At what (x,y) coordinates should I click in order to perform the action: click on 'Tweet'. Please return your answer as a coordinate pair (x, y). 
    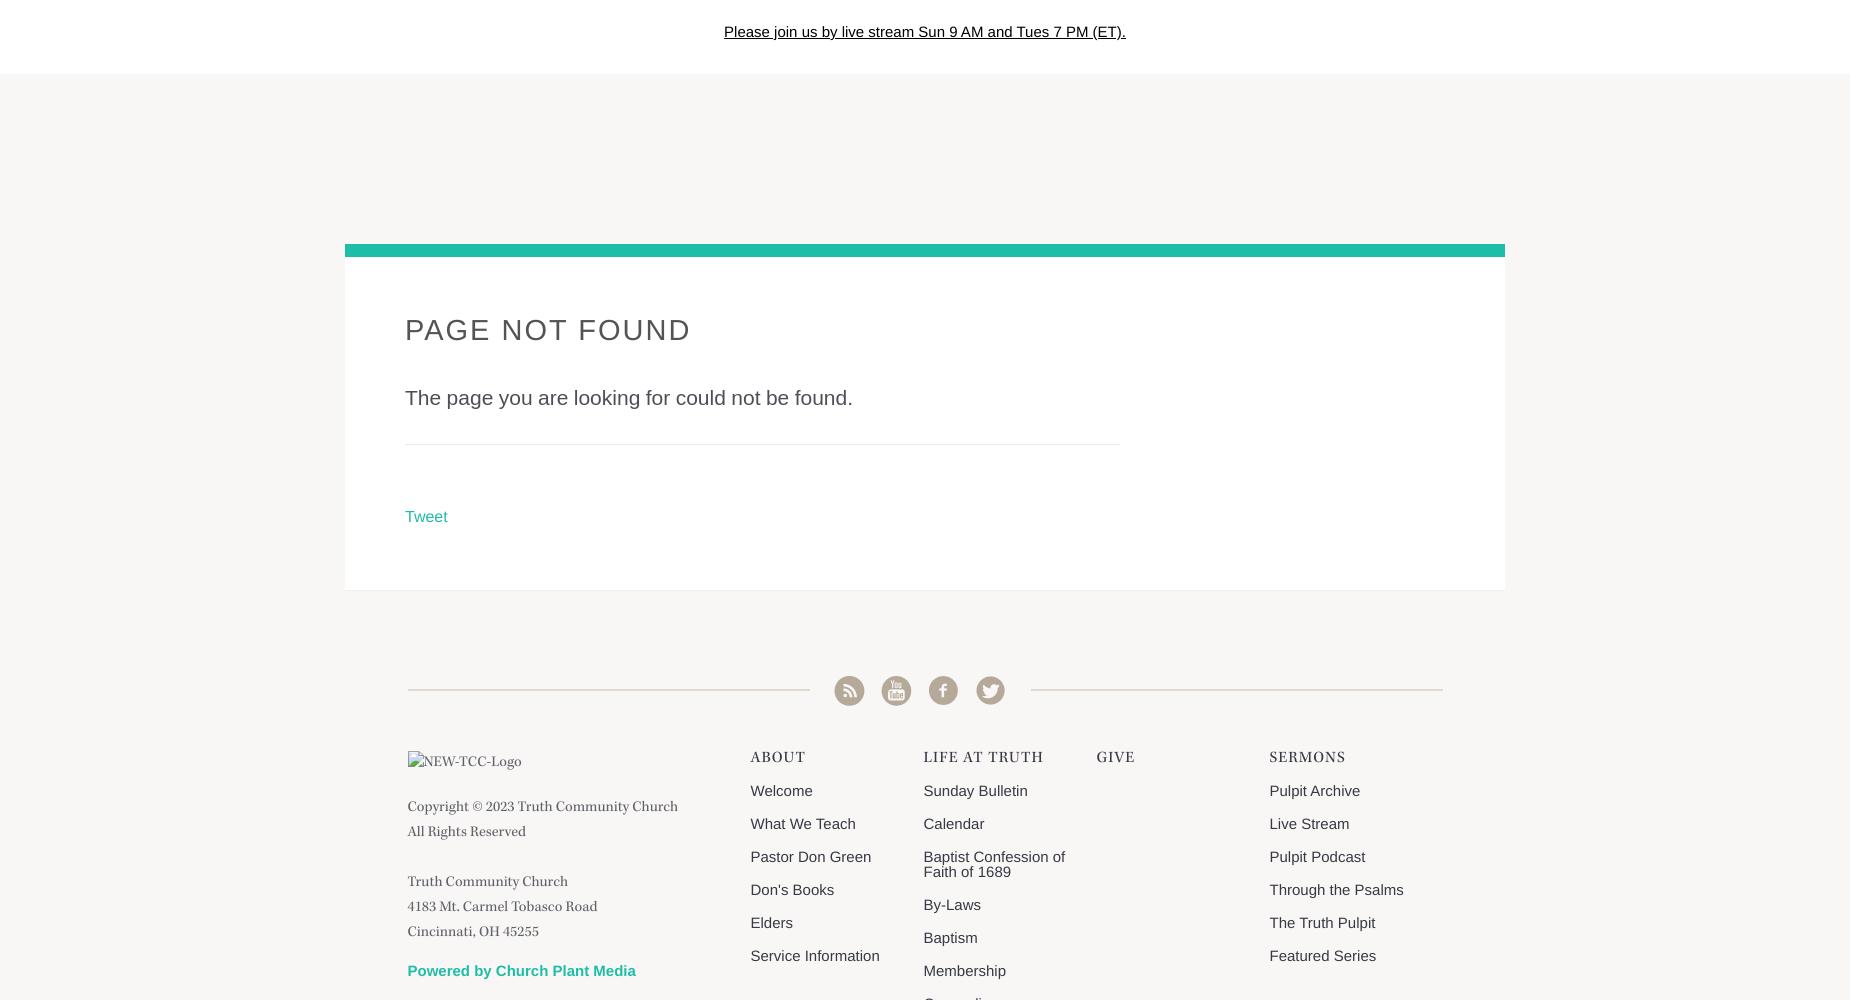
    Looking at the image, I should click on (425, 517).